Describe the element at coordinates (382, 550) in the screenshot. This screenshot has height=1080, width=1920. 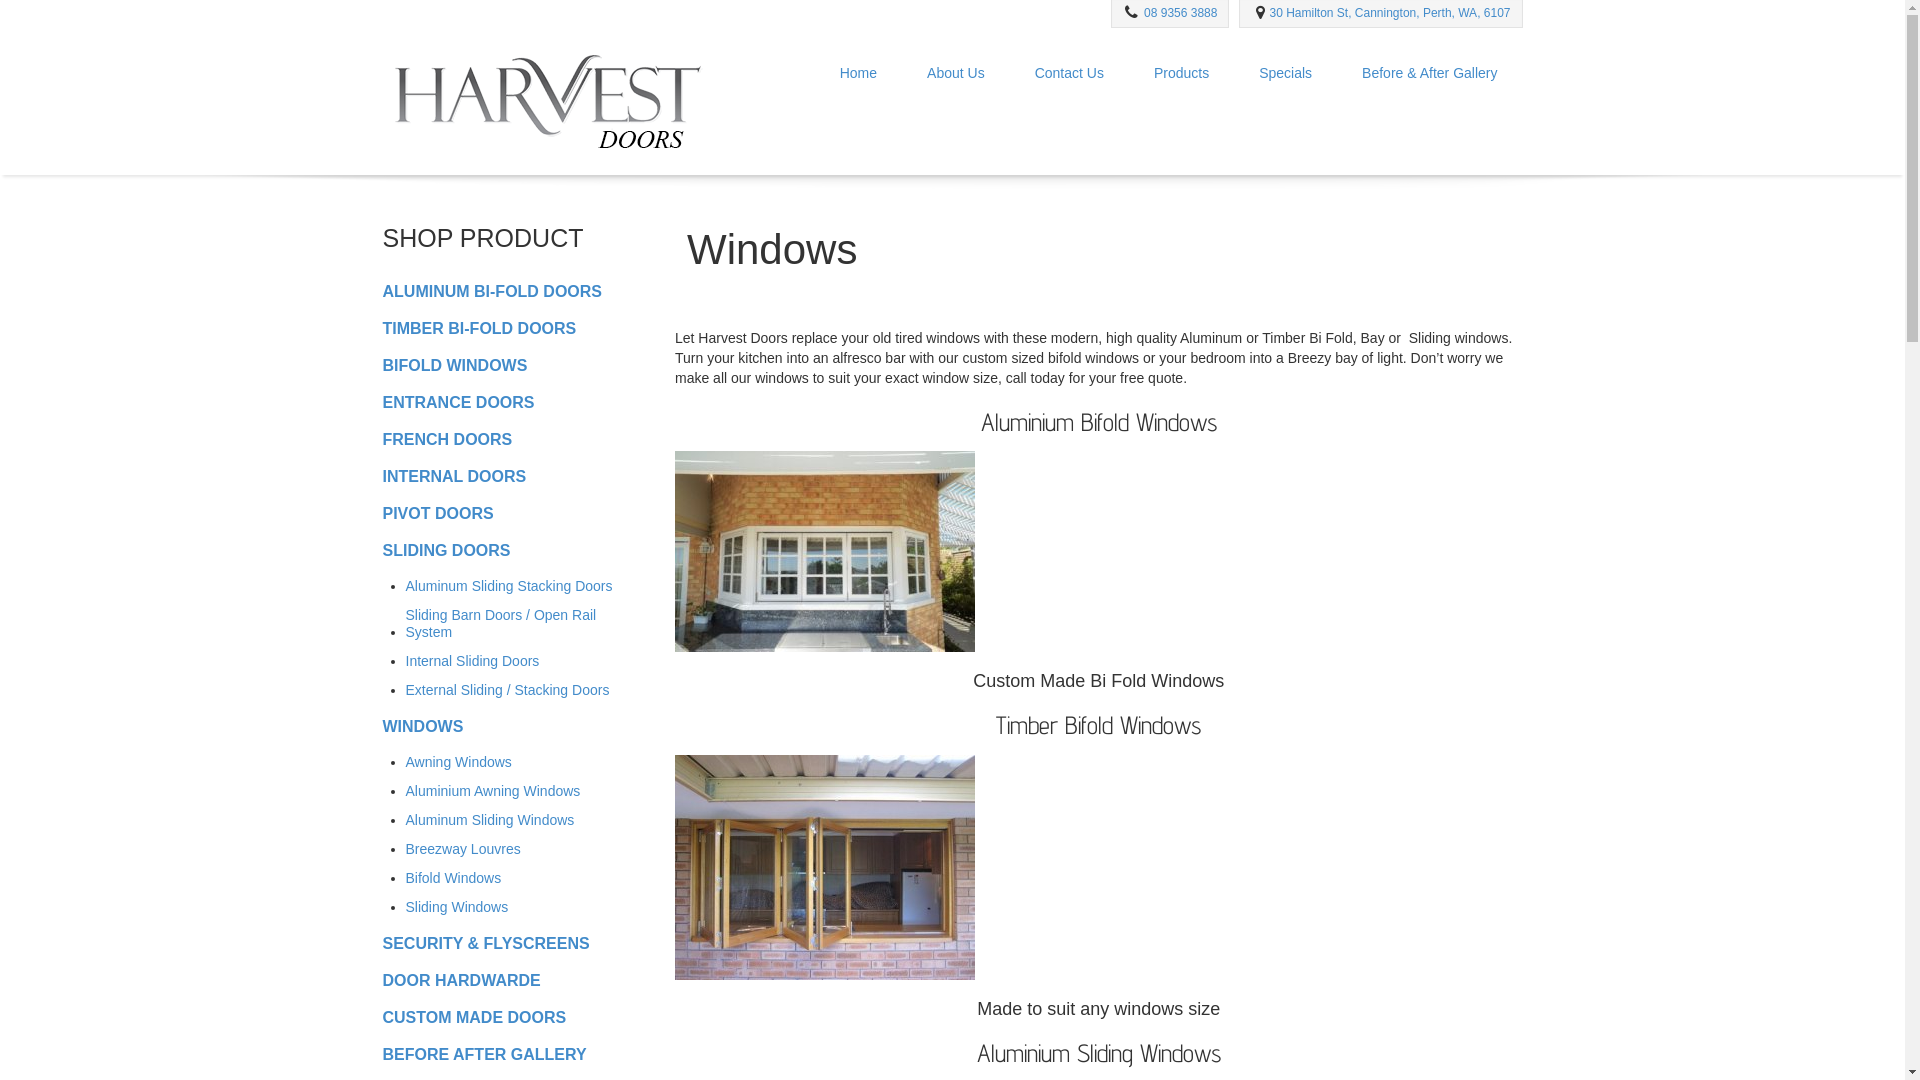
I see `'SLIDING DOORS'` at that location.